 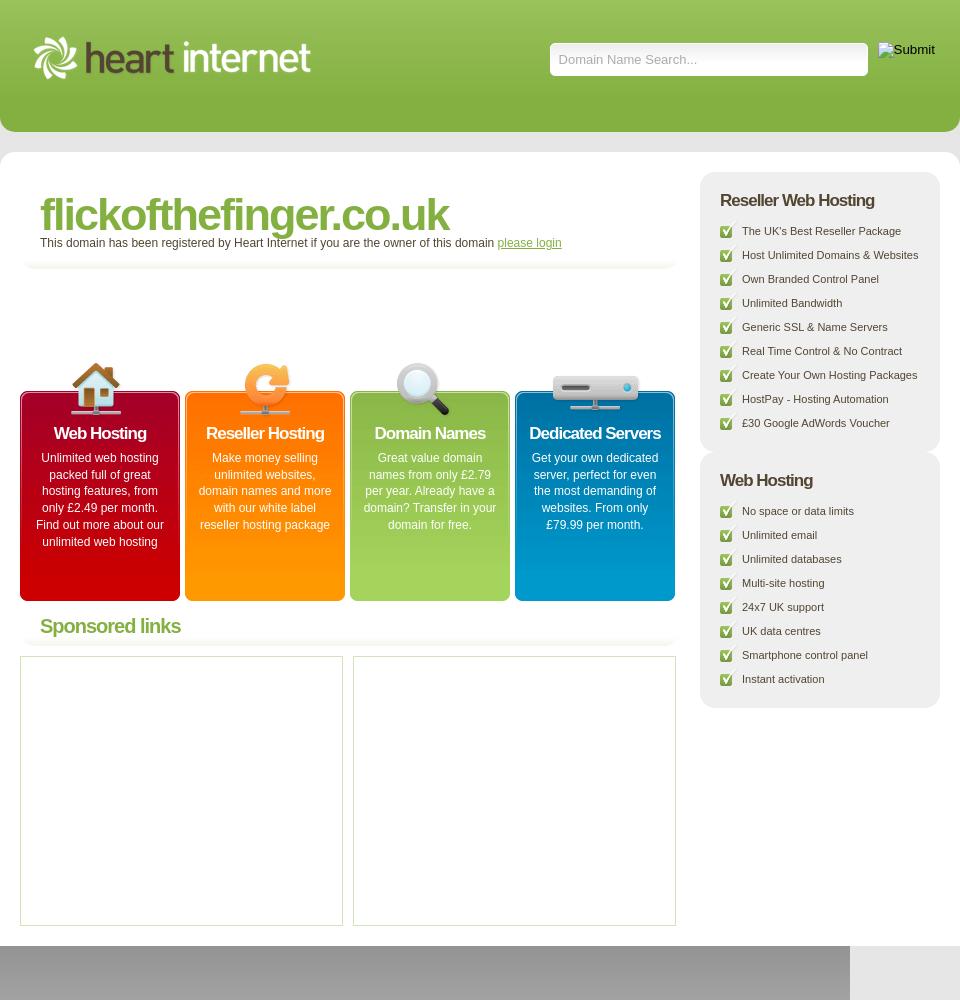 What do you see at coordinates (429, 433) in the screenshot?
I see `'Domain Names'` at bounding box center [429, 433].